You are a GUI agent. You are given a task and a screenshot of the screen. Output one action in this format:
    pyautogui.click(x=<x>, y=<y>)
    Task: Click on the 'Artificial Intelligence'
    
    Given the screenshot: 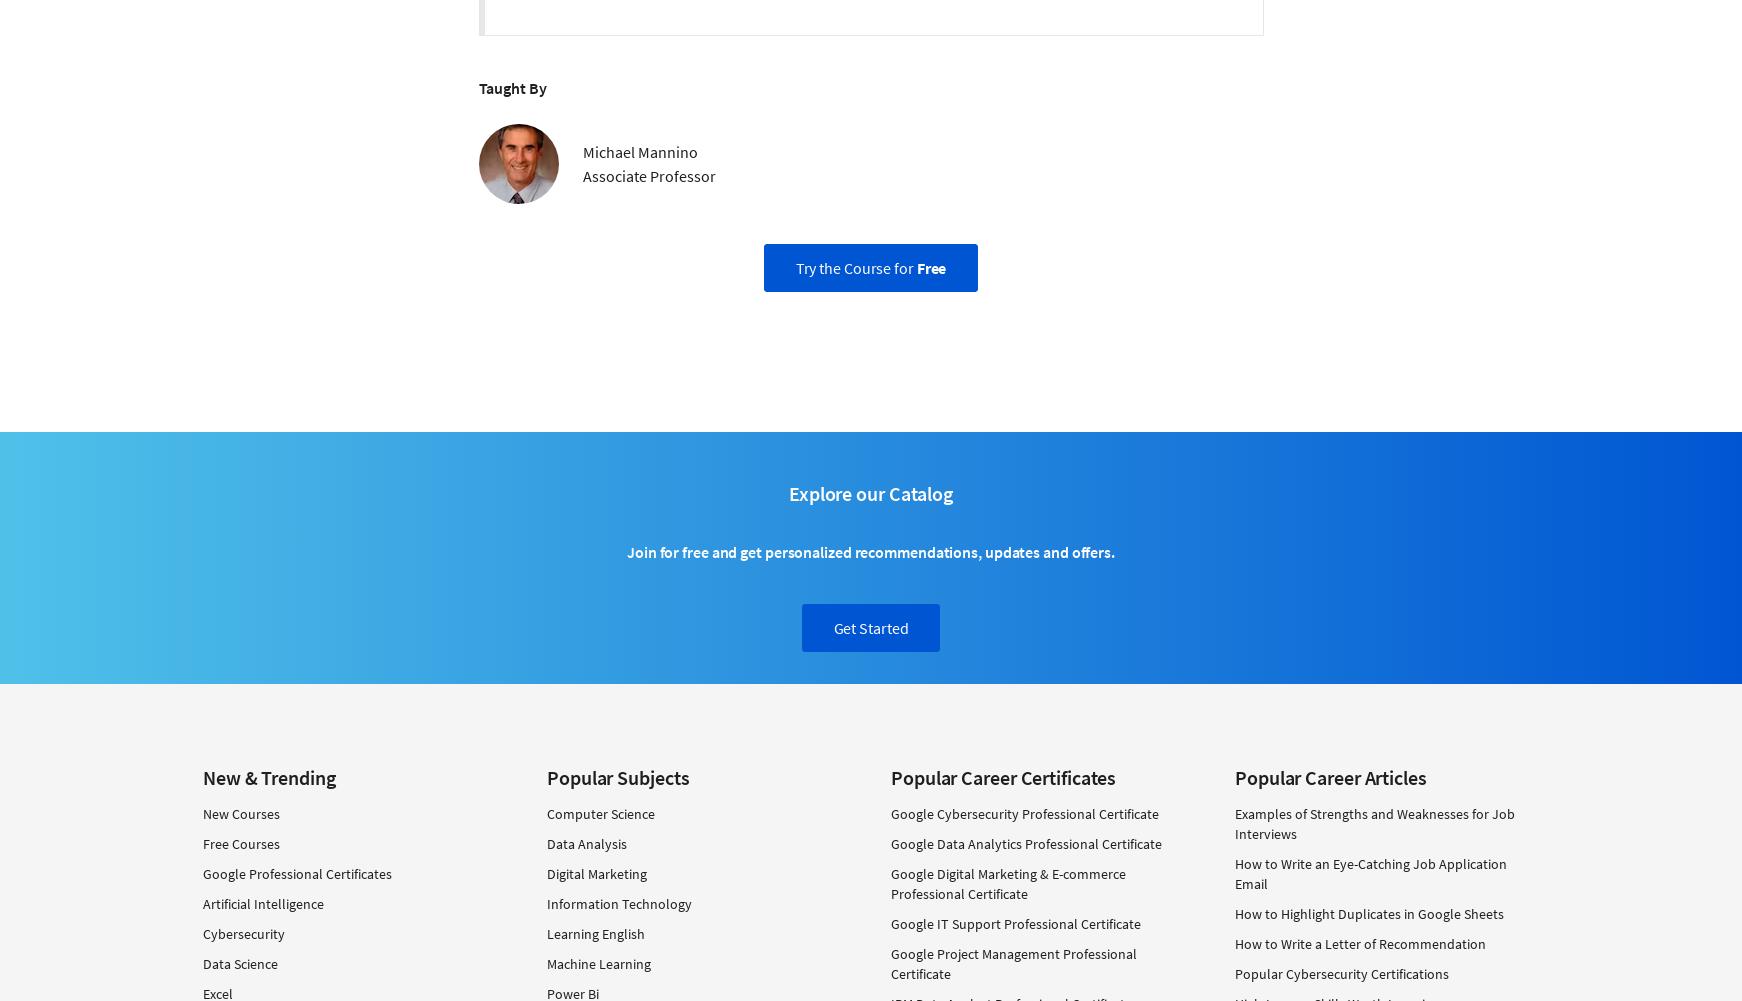 What is the action you would take?
    pyautogui.click(x=202, y=904)
    